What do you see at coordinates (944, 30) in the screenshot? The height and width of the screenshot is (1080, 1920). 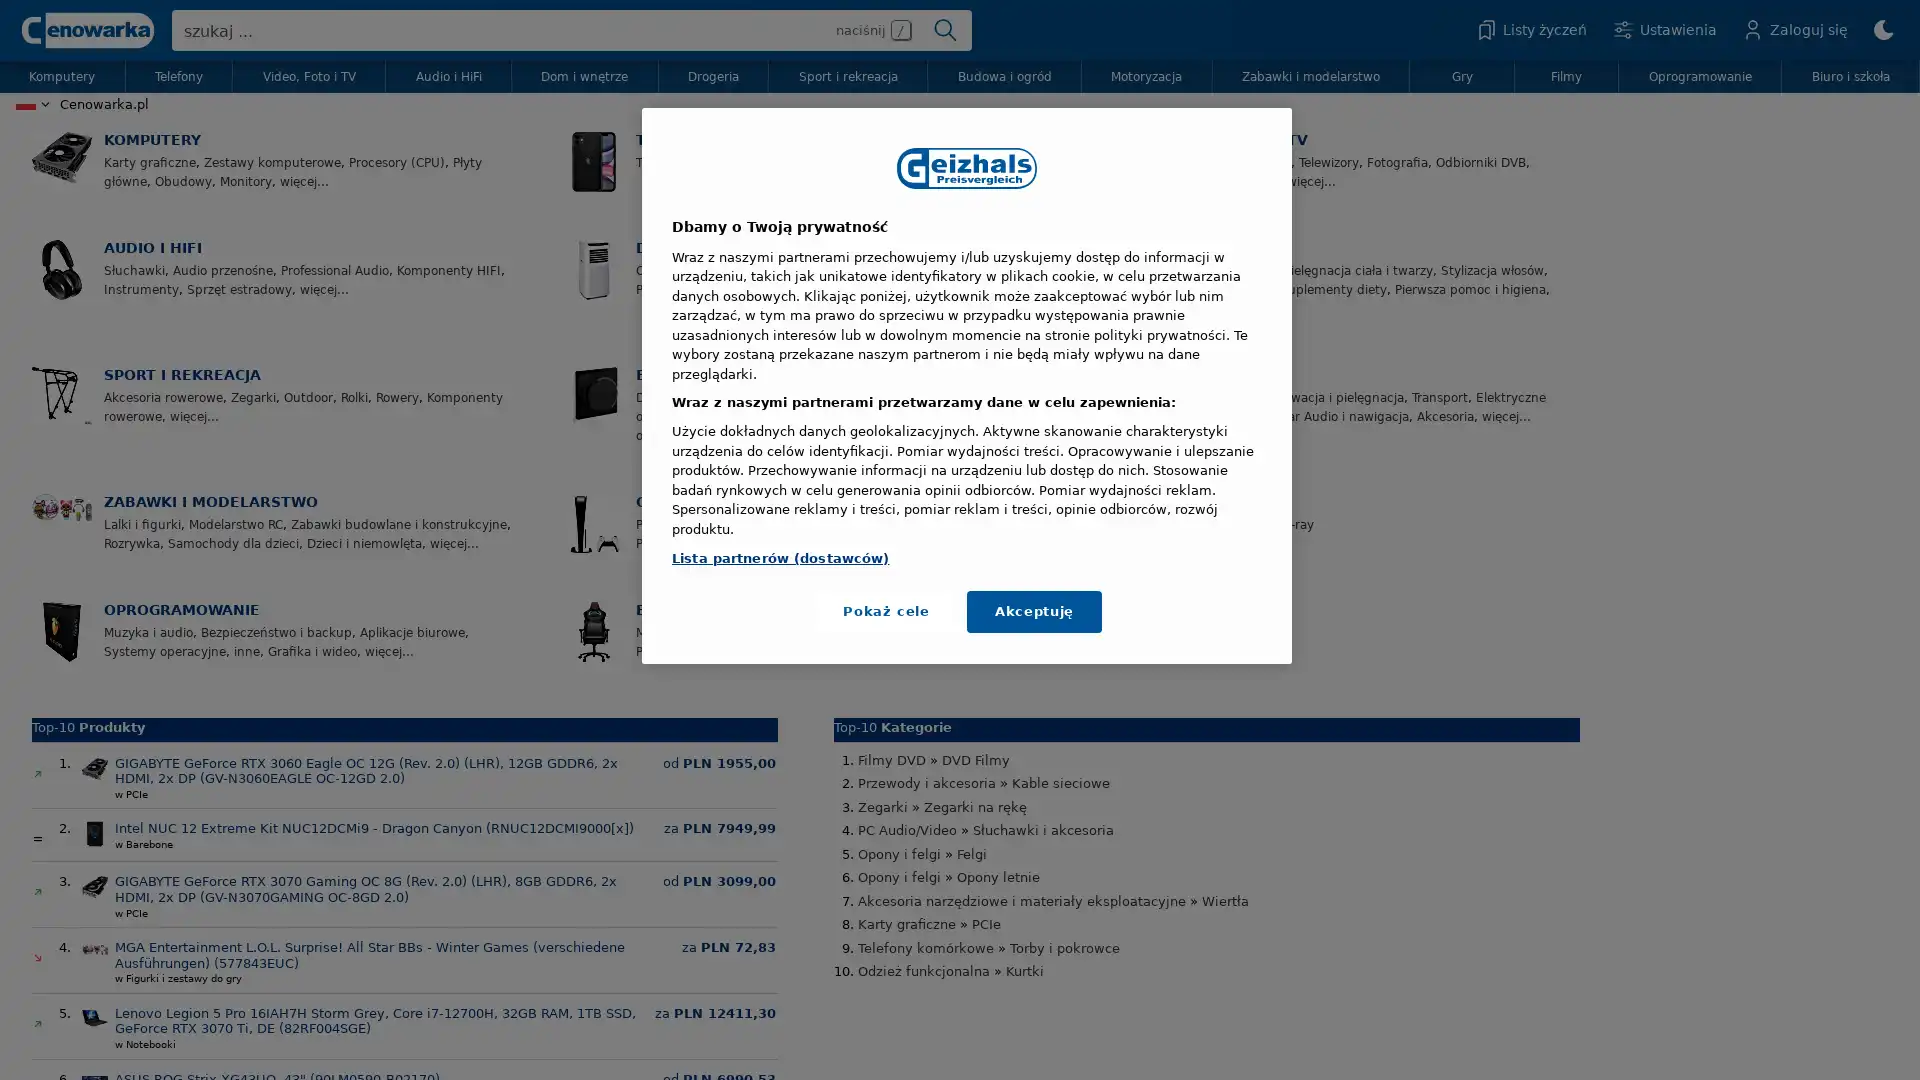 I see `Suchen` at bounding box center [944, 30].